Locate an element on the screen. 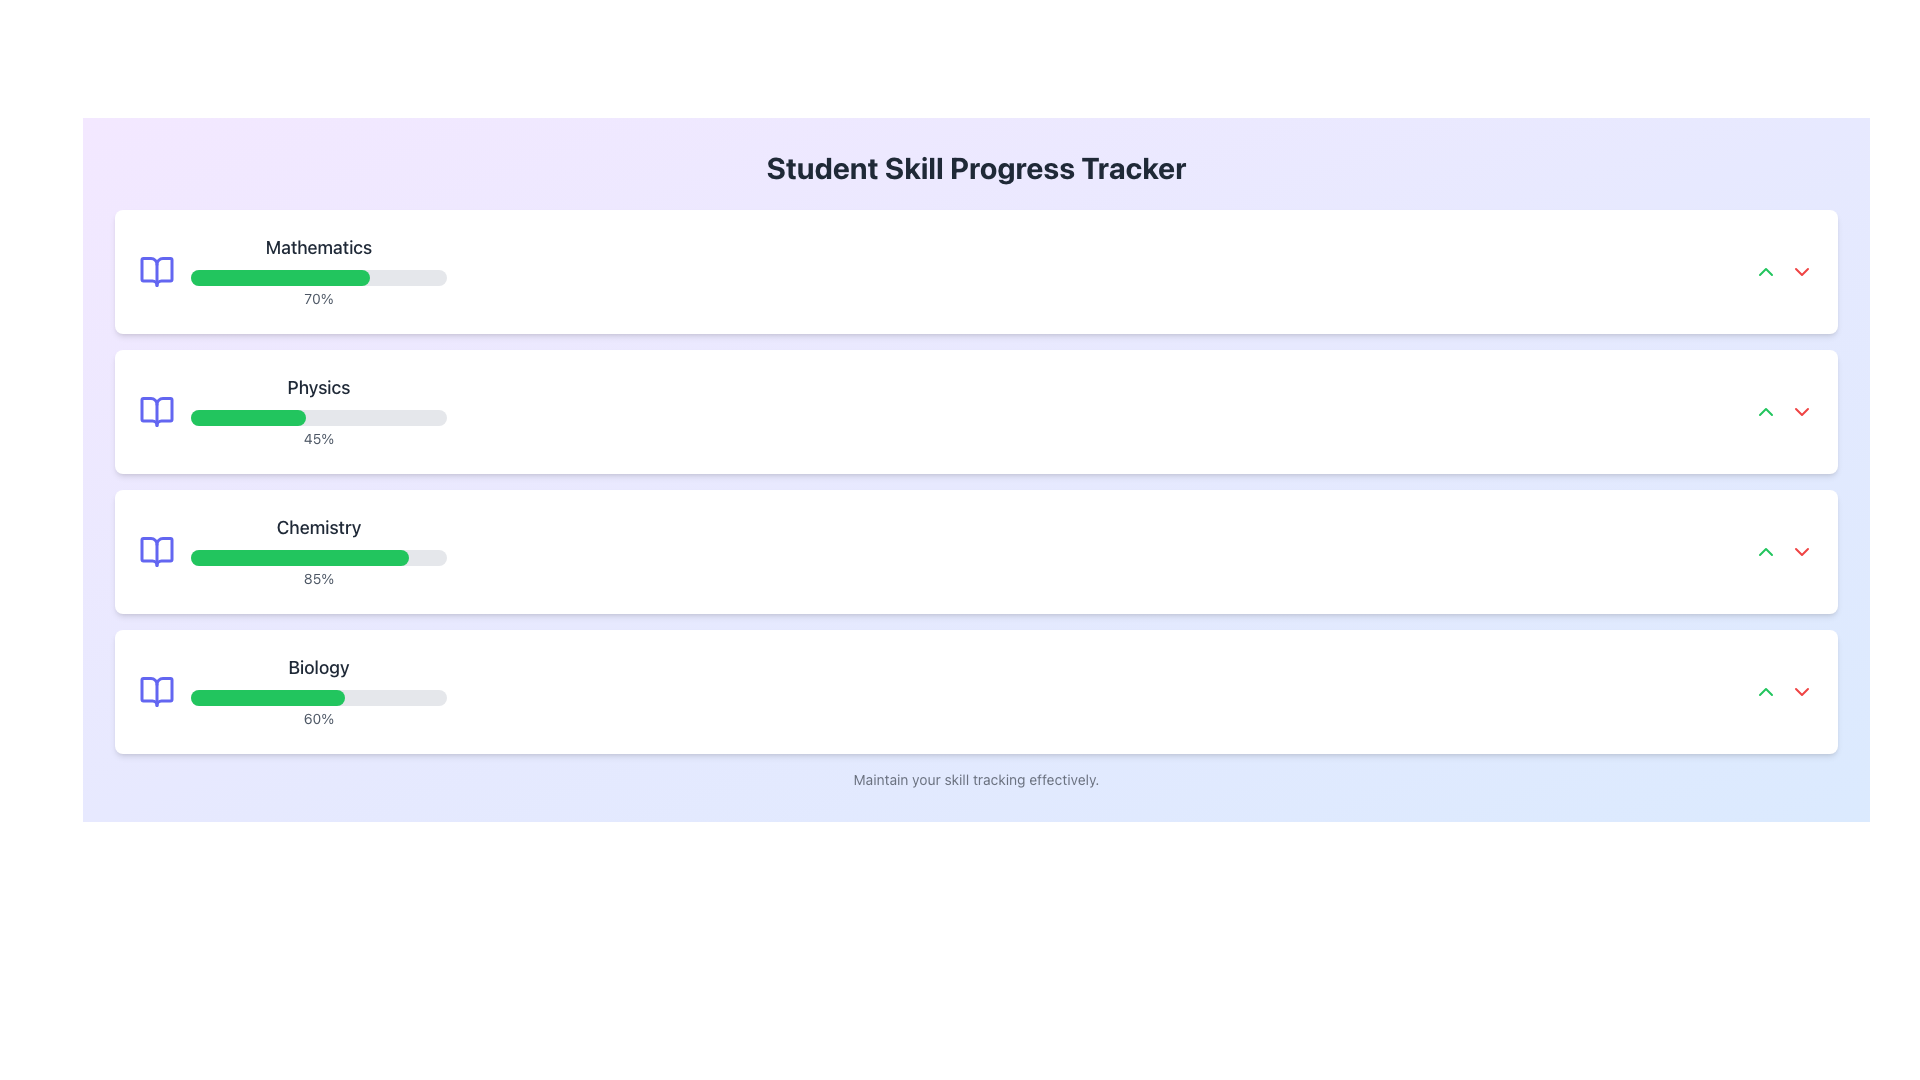  the text label displaying the percentage progress of 70% in the 'Mathematics' section, located below the green progress bar is located at coordinates (317, 298).